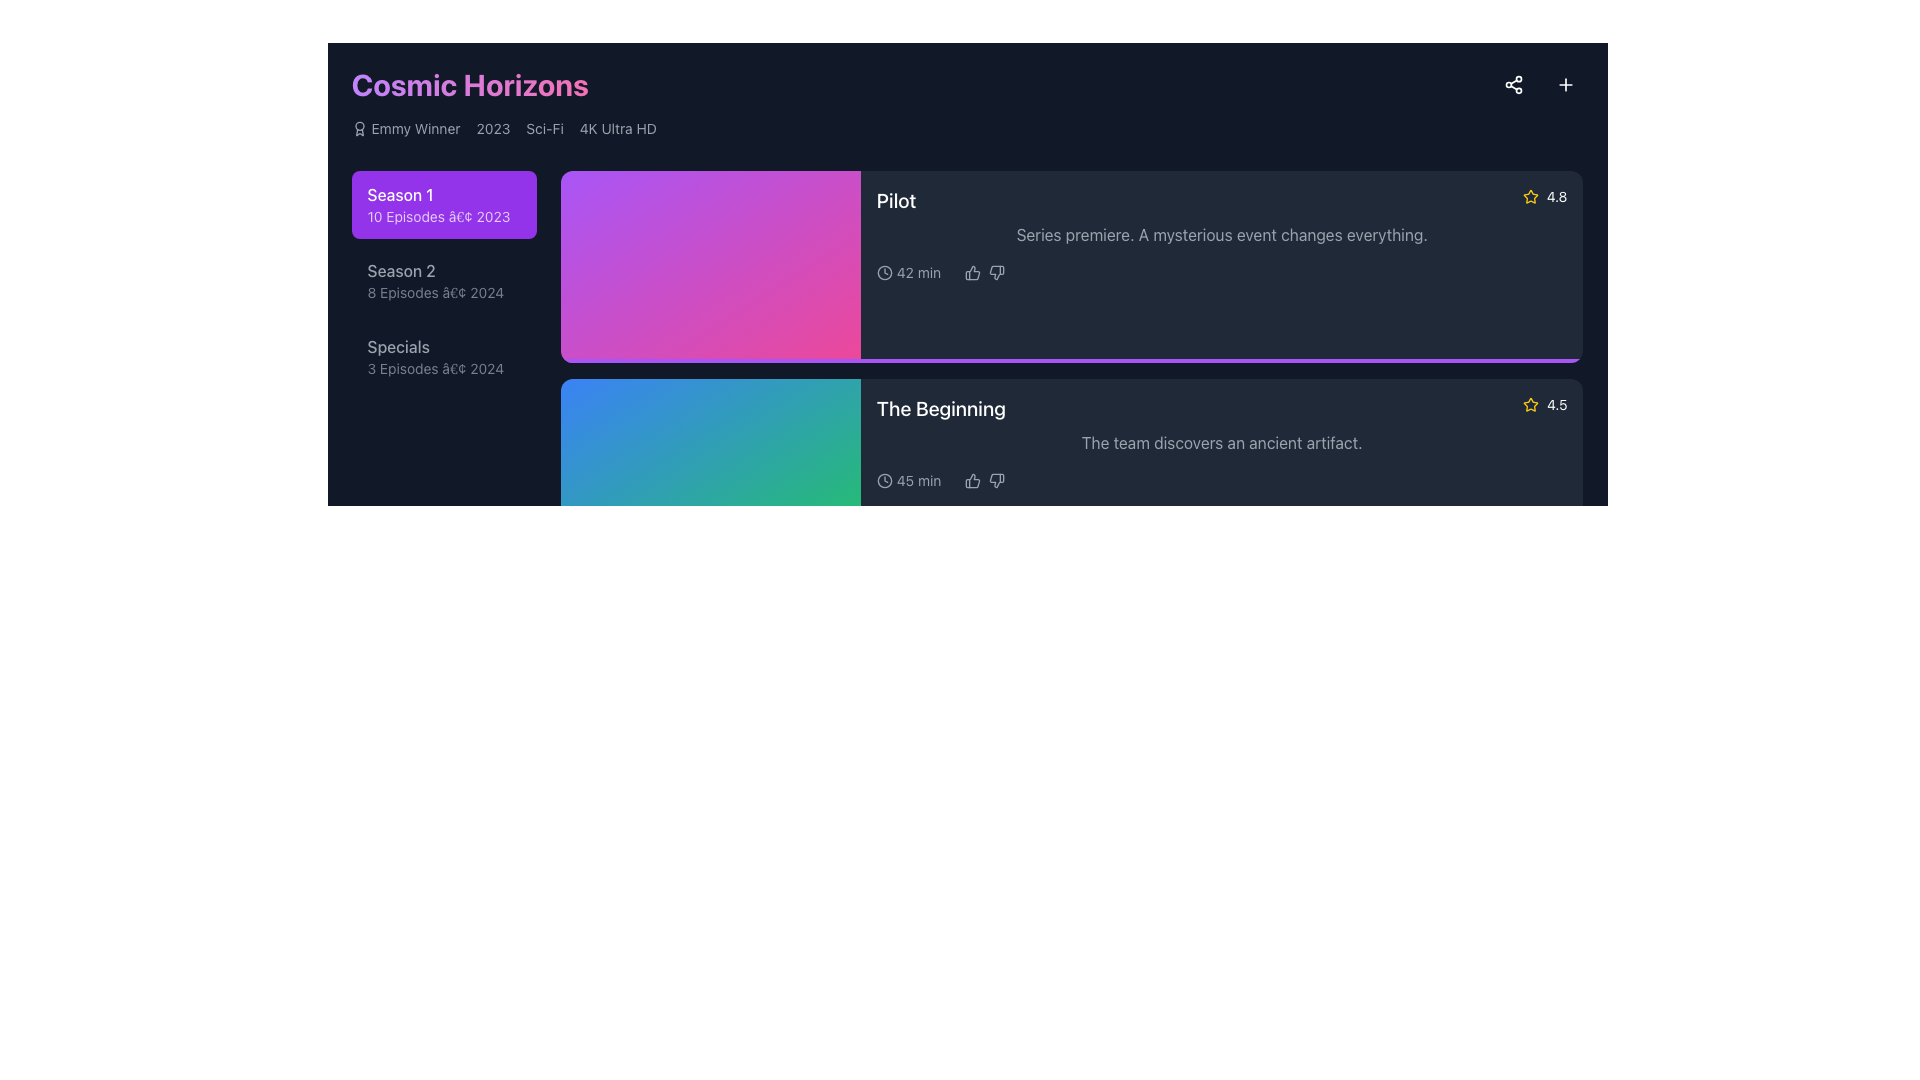 The height and width of the screenshot is (1080, 1920). I want to click on the thumbs-up icon located in the second group of the 'Pilot' episode card, adjacent to the time duration ('42 min'), to indicate positive feedback, so click(985, 273).